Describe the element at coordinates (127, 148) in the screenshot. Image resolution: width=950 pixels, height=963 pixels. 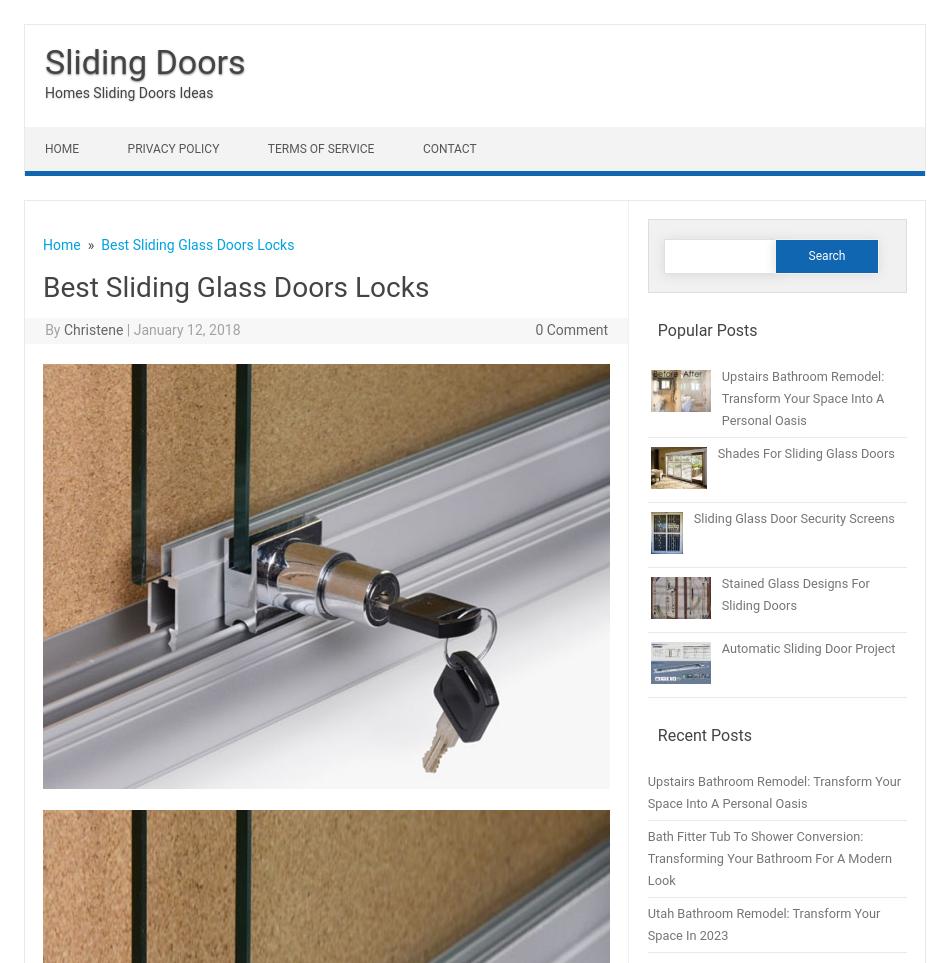
I see `'Privacy Policy'` at that location.